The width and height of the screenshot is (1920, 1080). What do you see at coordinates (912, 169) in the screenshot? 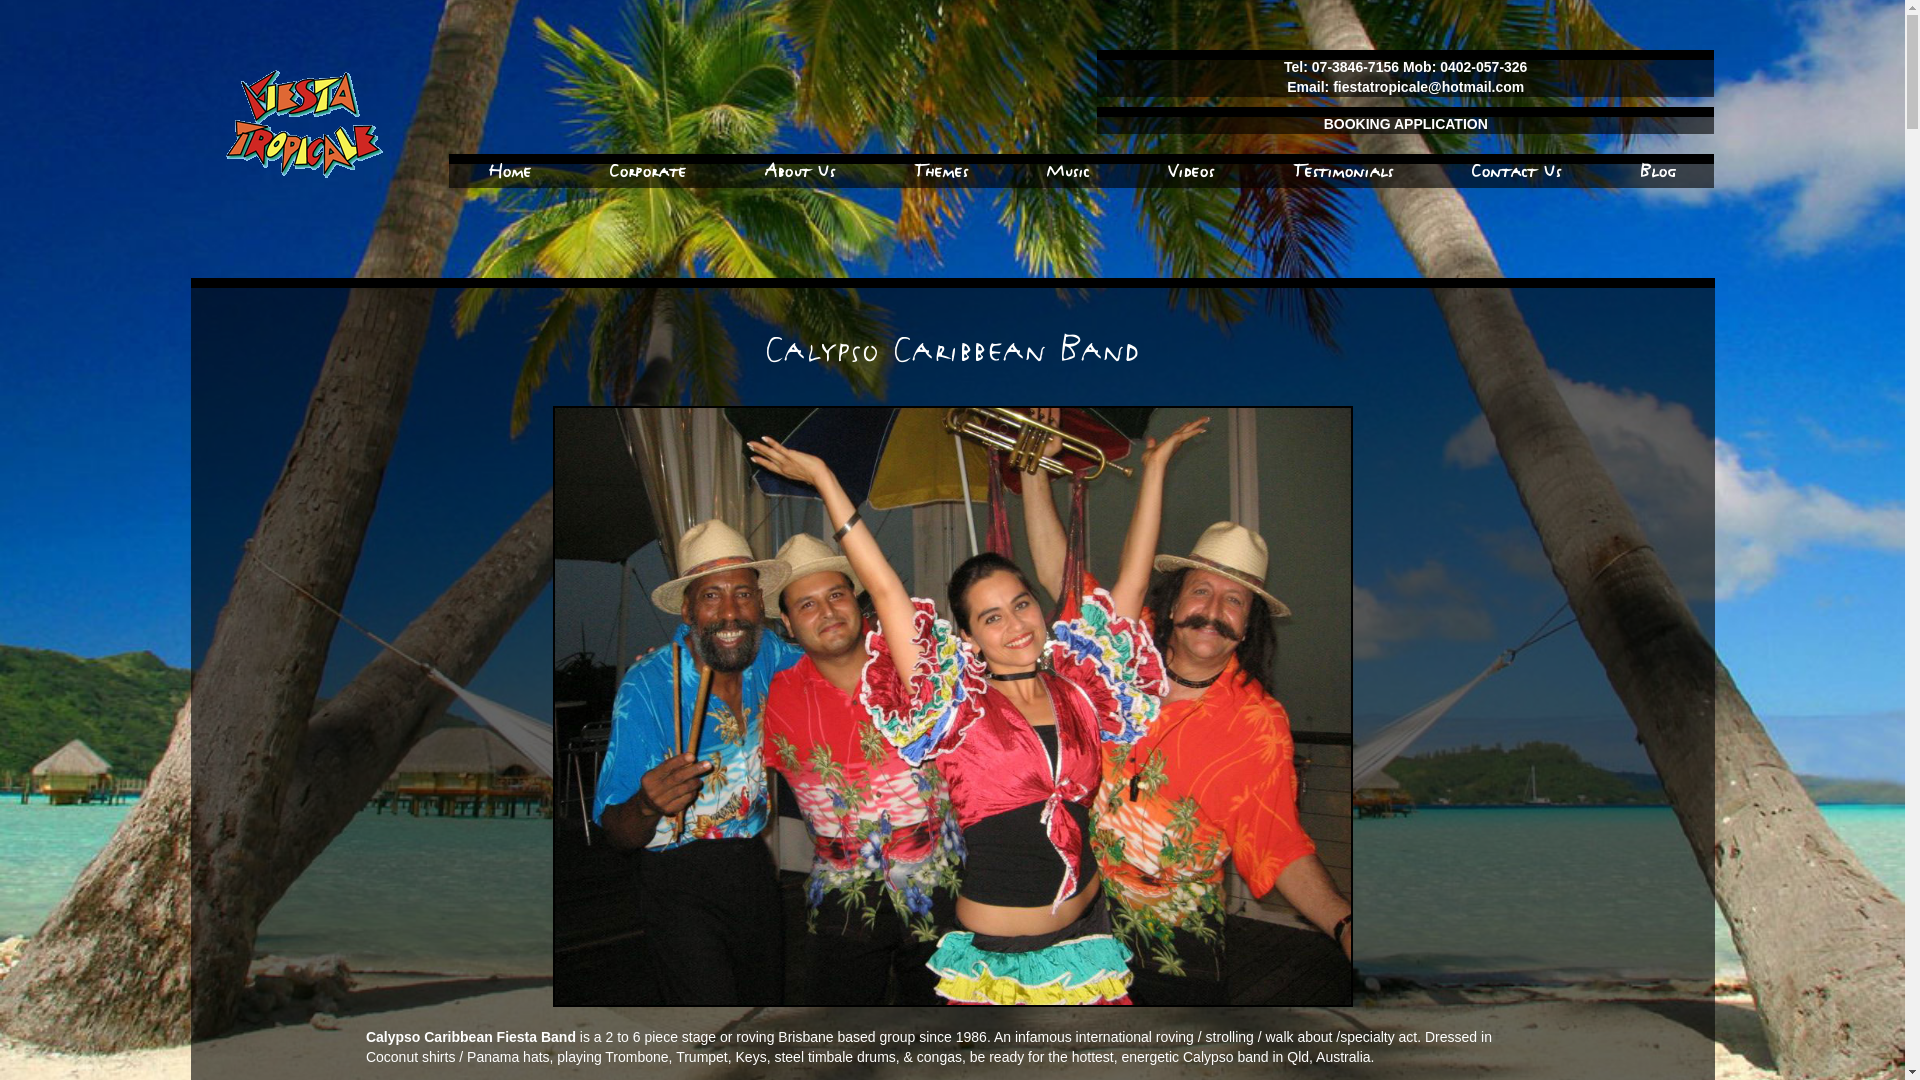
I see `'Themes'` at bounding box center [912, 169].